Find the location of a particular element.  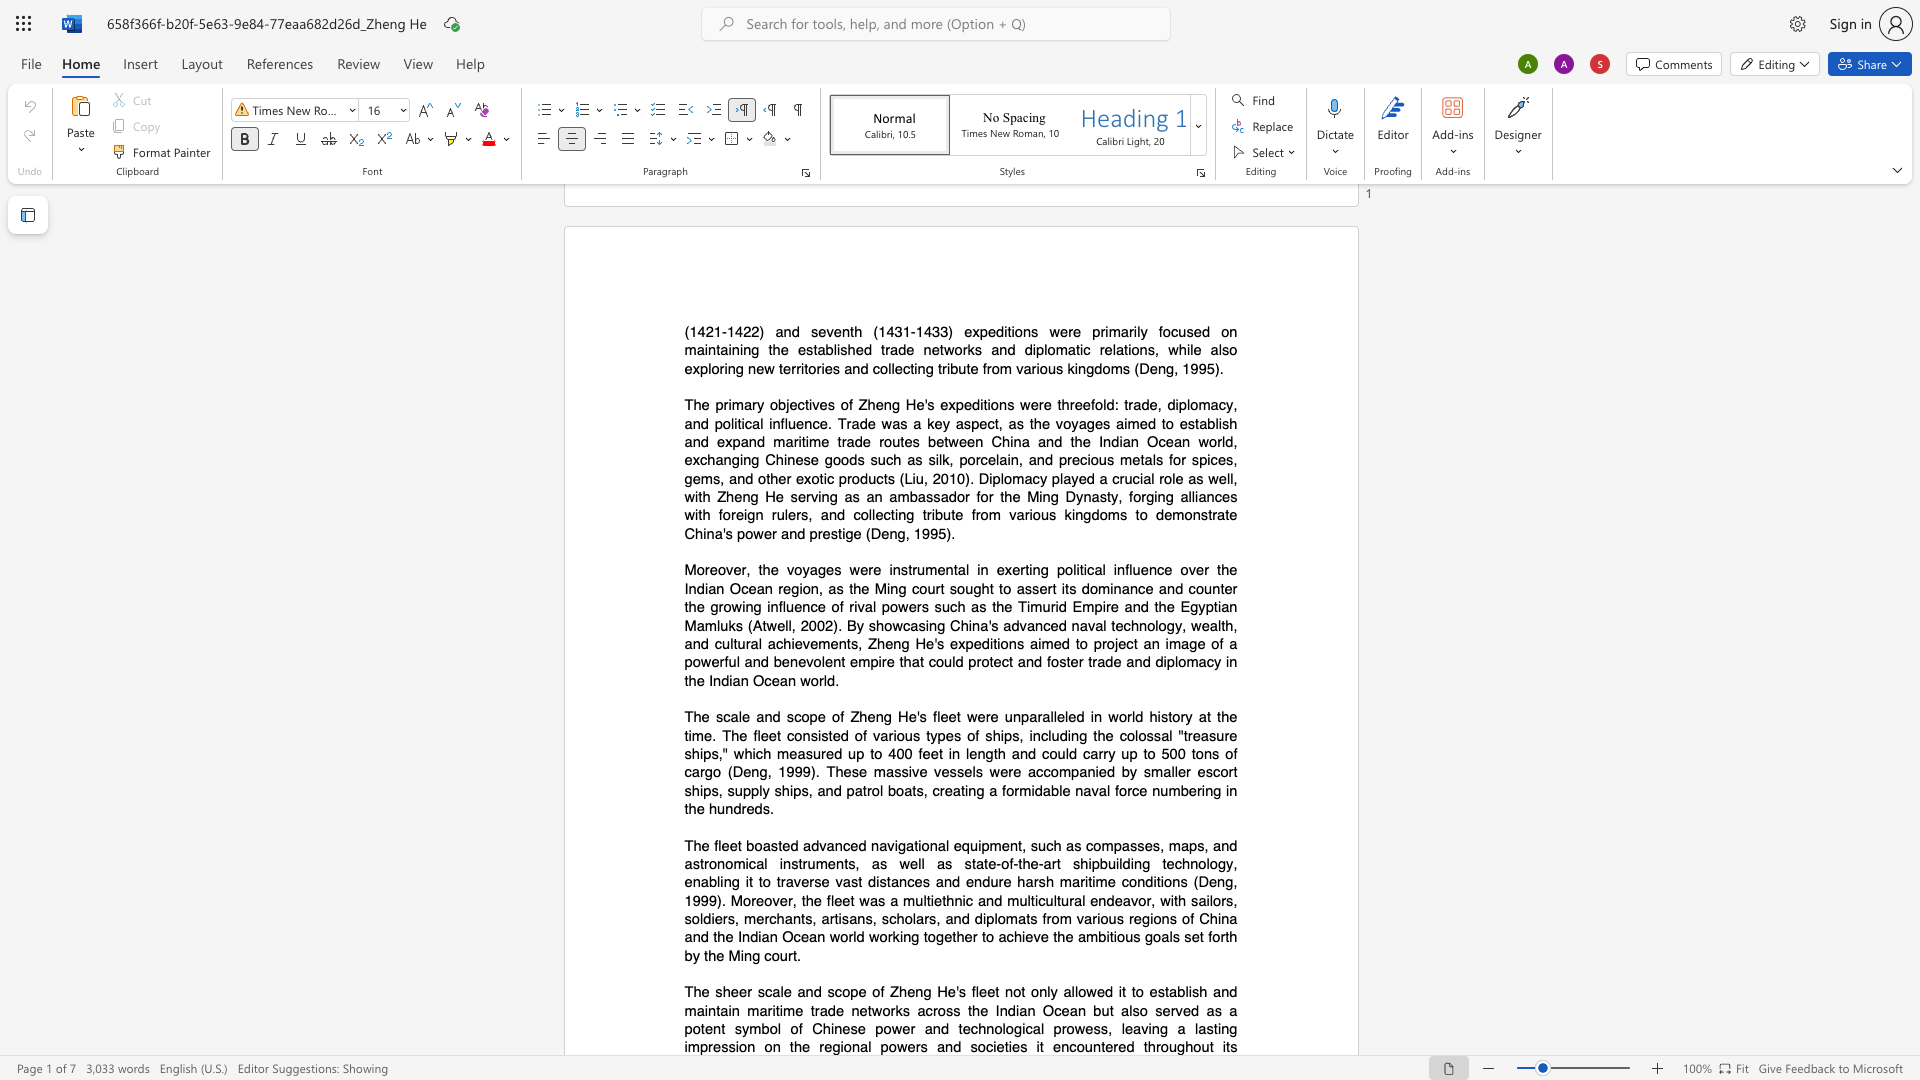

the subset text "ocieti" within the text "on the regional powers and societies it" is located at coordinates (977, 1046).